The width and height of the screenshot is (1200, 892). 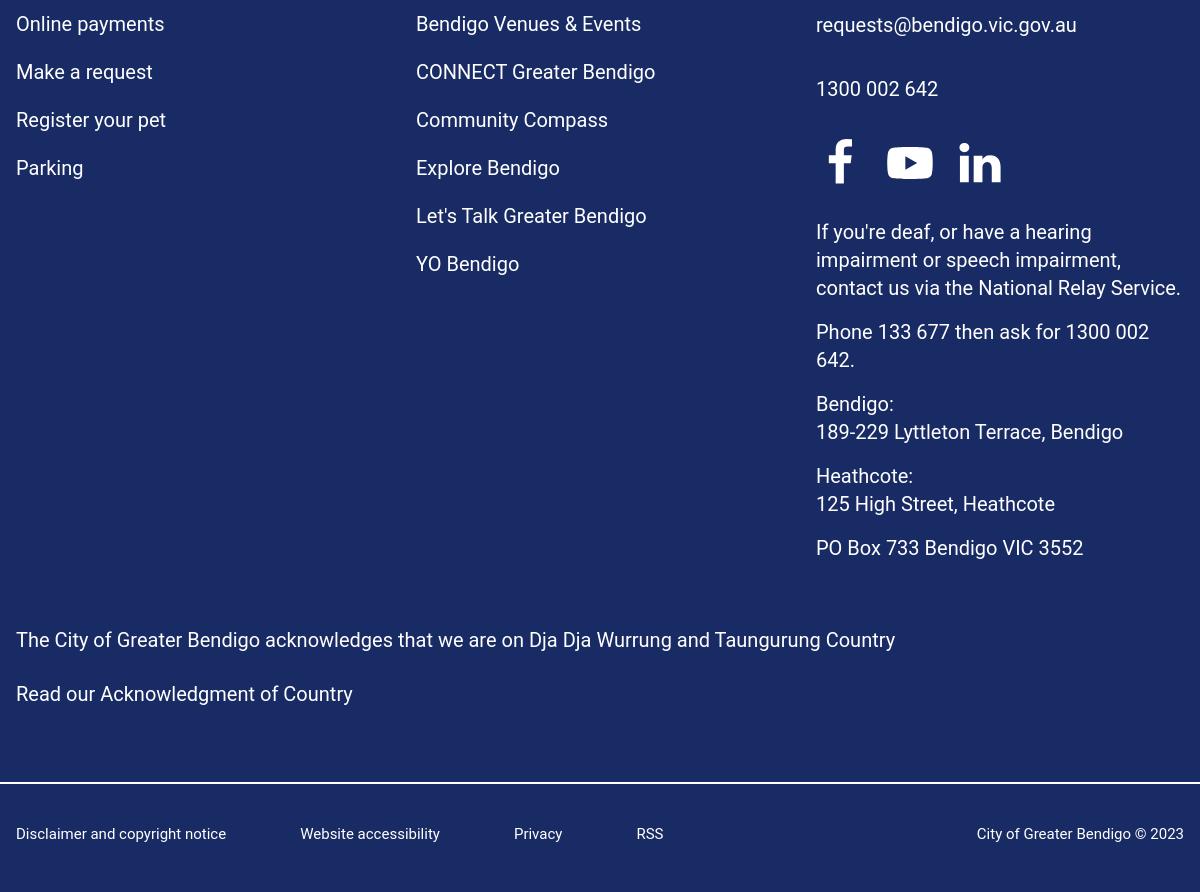 What do you see at coordinates (815, 24) in the screenshot?
I see `'requests@bendigo.vic.gov.au'` at bounding box center [815, 24].